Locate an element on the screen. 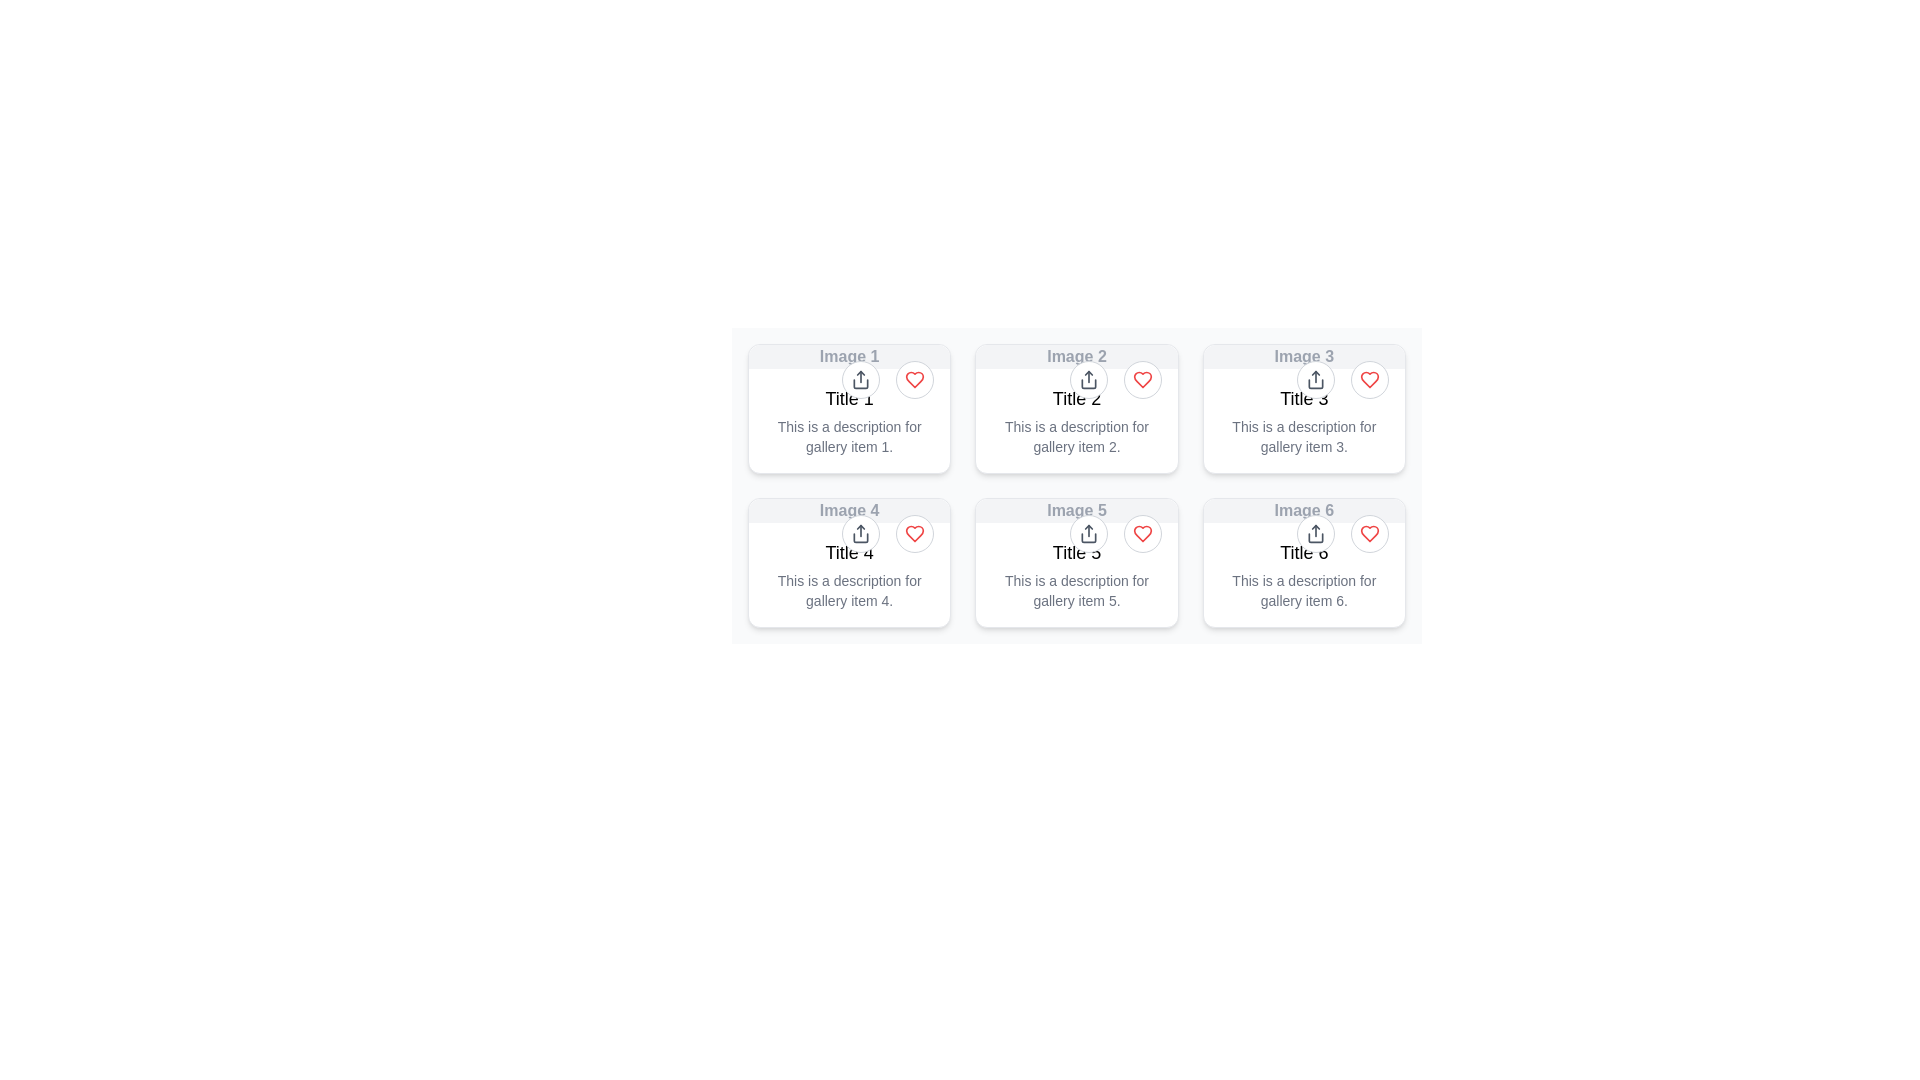 This screenshot has height=1080, width=1920. the heart icon button located at the top-right corner of the card labeled 'Image 3' is located at coordinates (1367, 380).